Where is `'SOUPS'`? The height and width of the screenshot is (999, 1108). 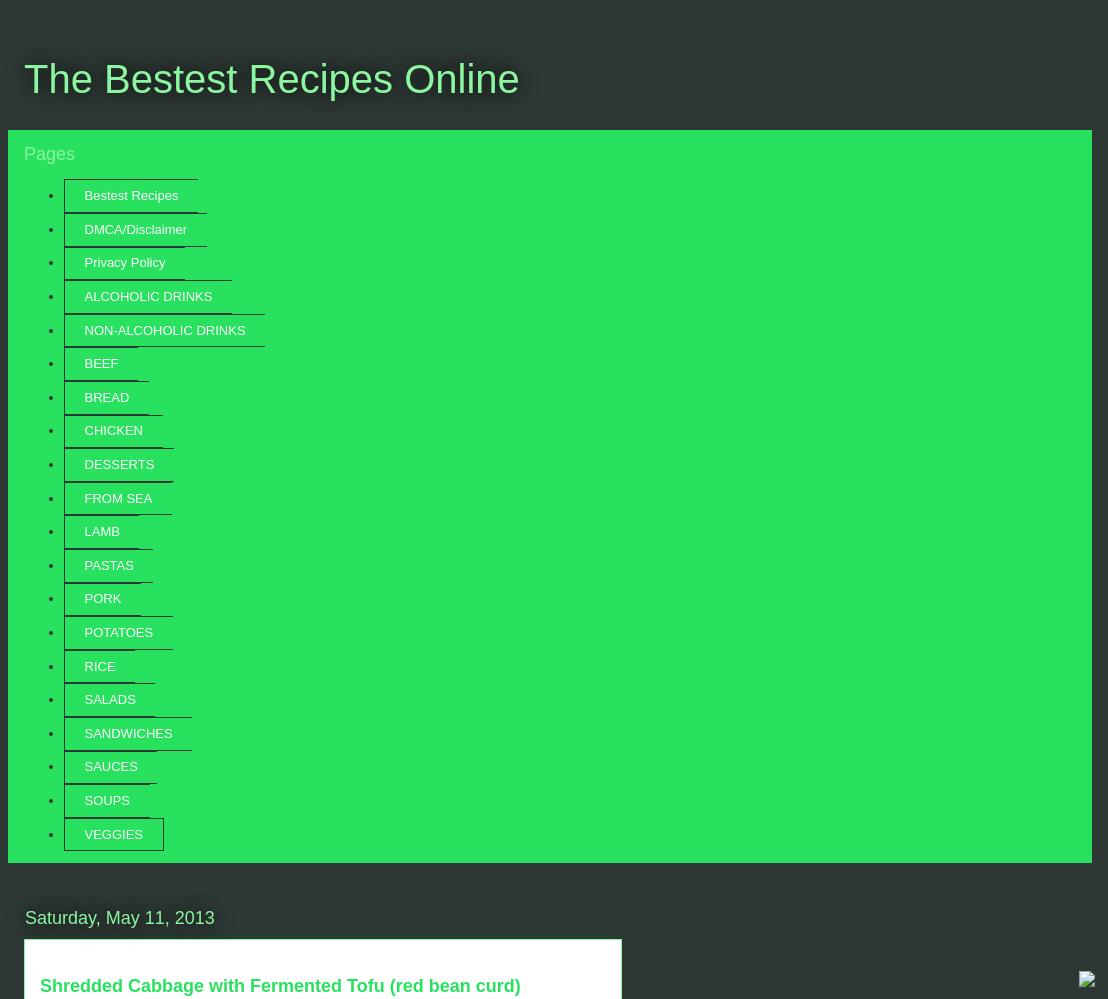 'SOUPS' is located at coordinates (82, 799).